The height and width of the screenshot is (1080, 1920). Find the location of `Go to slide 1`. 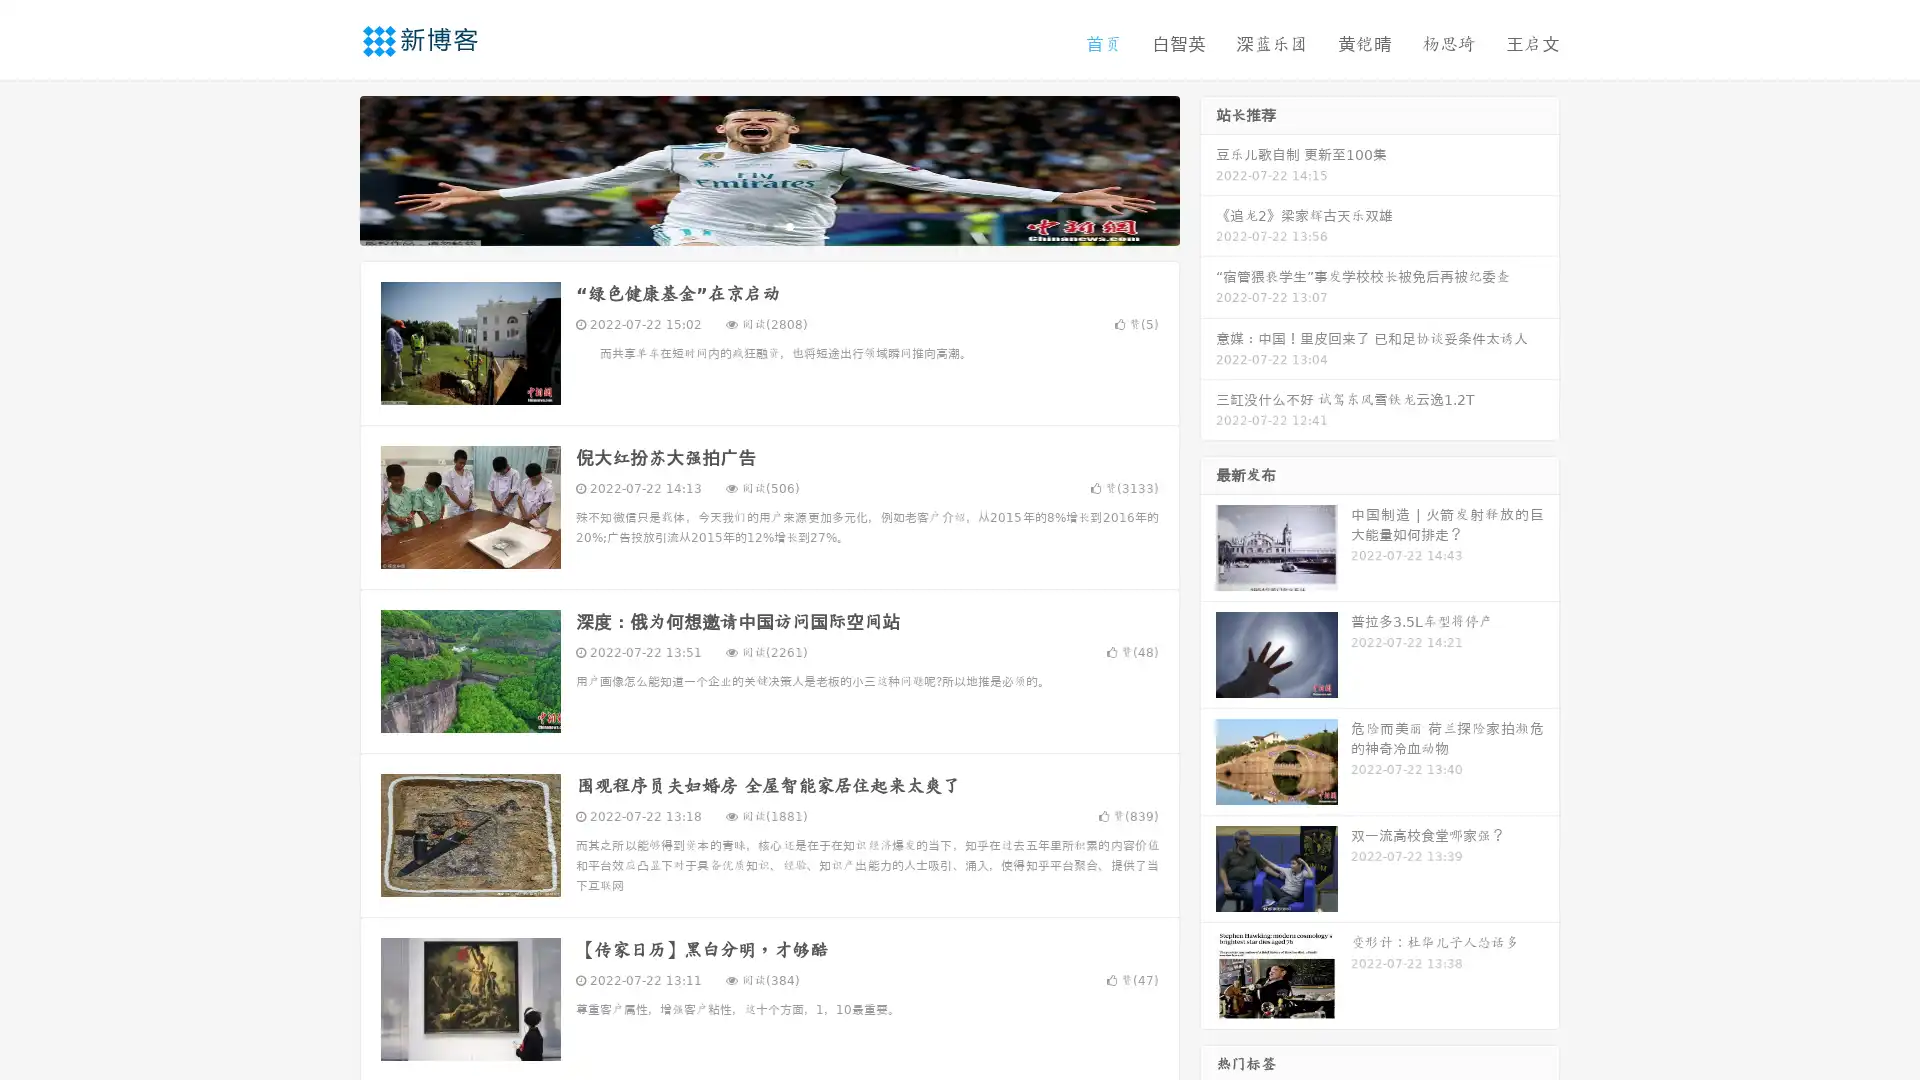

Go to slide 1 is located at coordinates (748, 225).